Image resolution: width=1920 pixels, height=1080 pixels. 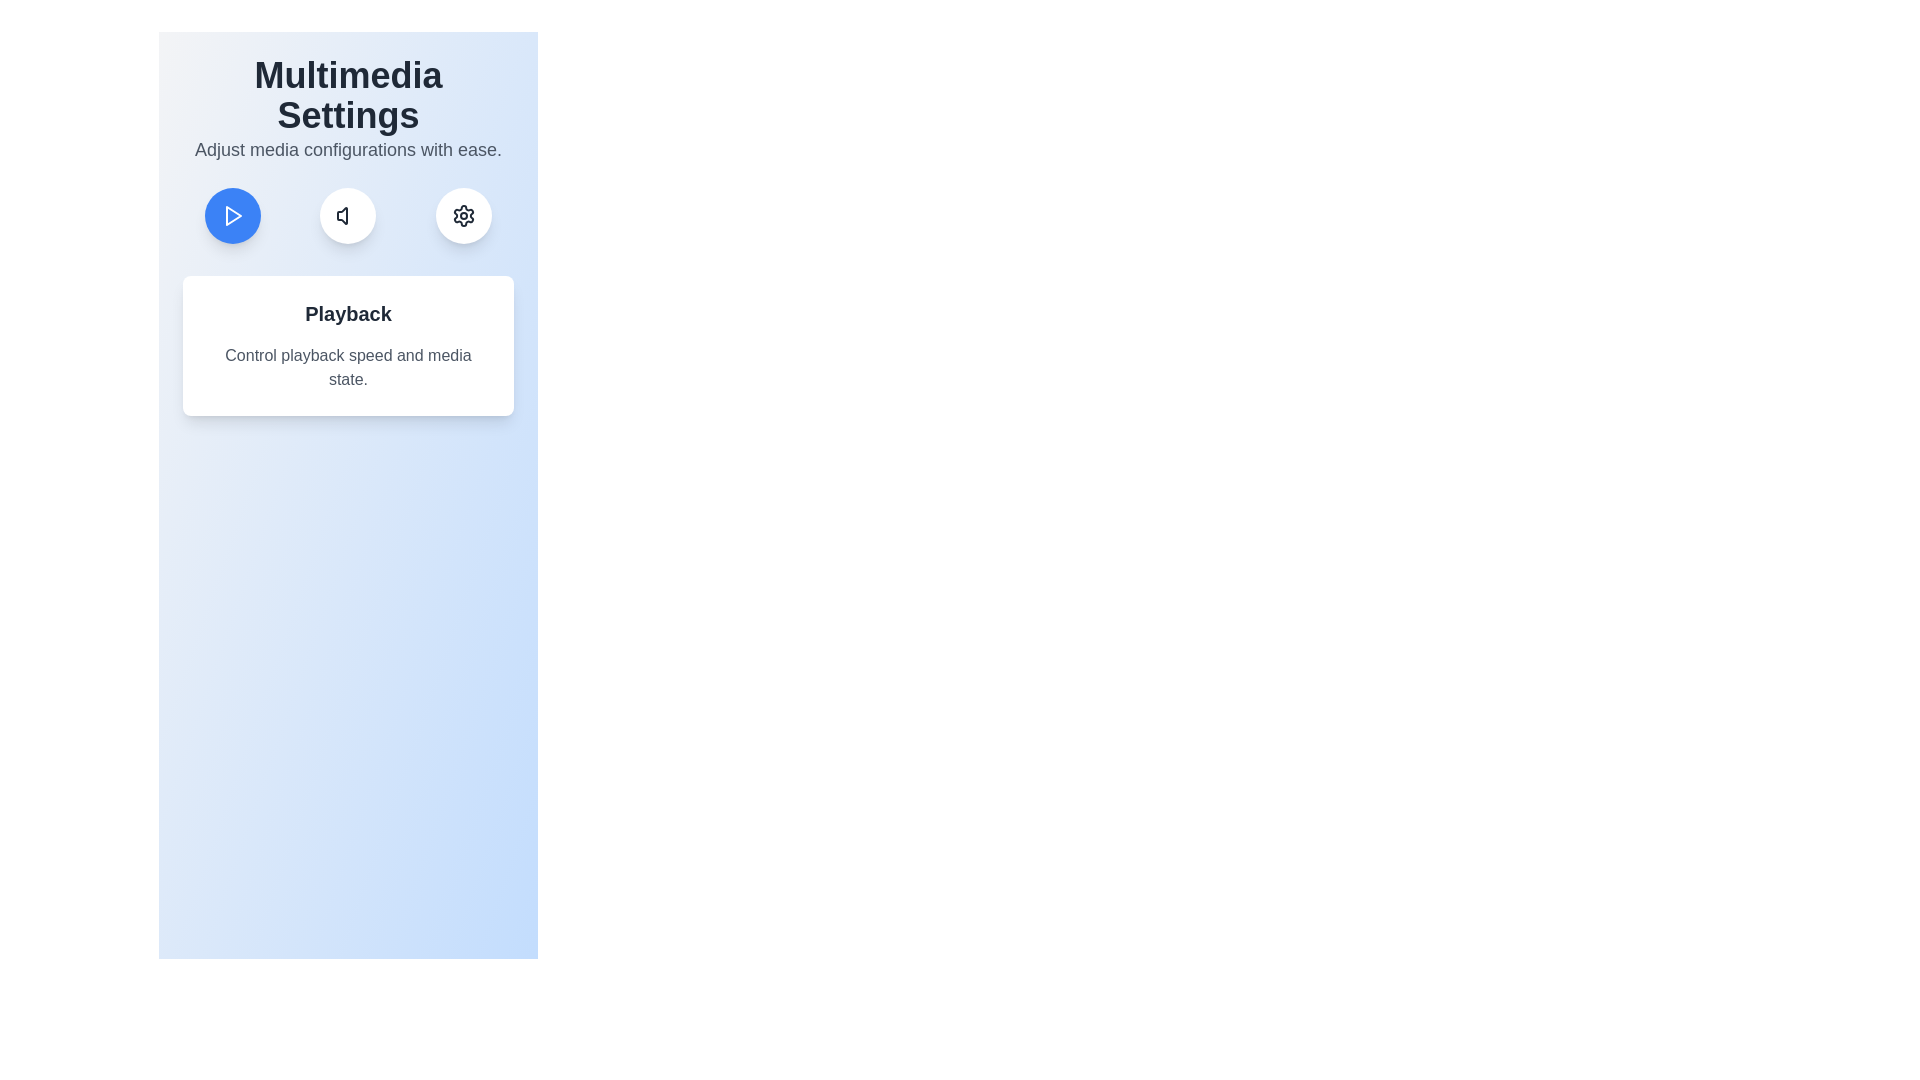 I want to click on the Playback tab by clicking its corresponding button, so click(x=232, y=216).